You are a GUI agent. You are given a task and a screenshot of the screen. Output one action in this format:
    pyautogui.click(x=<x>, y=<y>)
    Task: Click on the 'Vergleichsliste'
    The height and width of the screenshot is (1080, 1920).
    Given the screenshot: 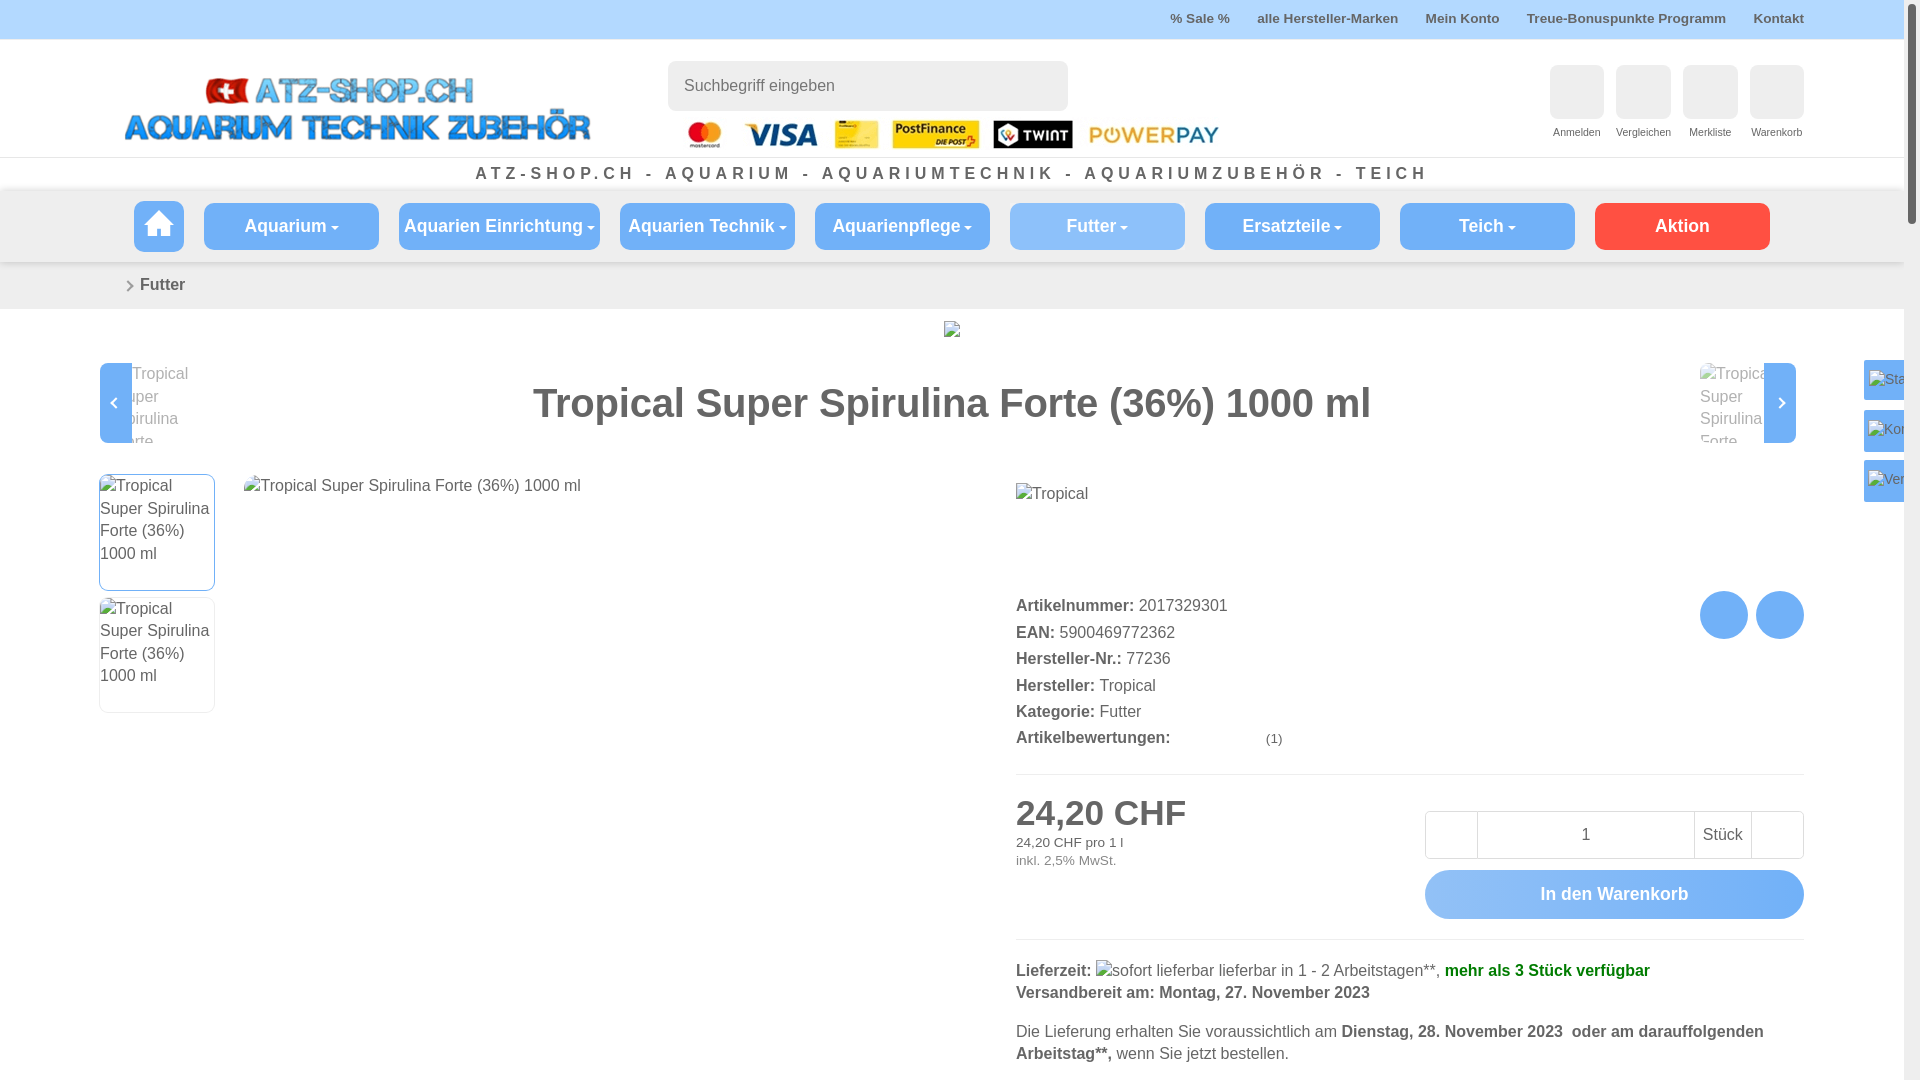 What is the action you would take?
    pyautogui.click(x=1642, y=92)
    